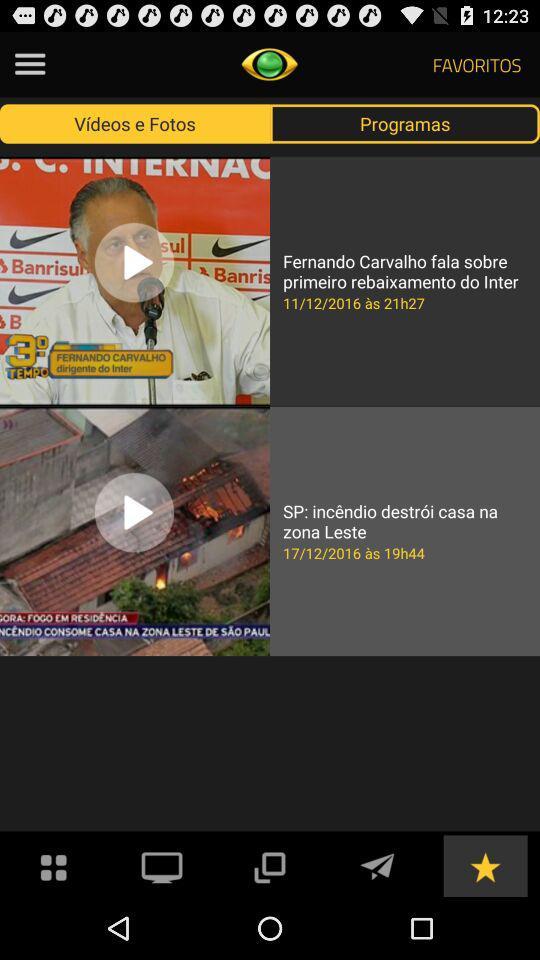 The width and height of the screenshot is (540, 960). I want to click on open gallery, so click(54, 864).